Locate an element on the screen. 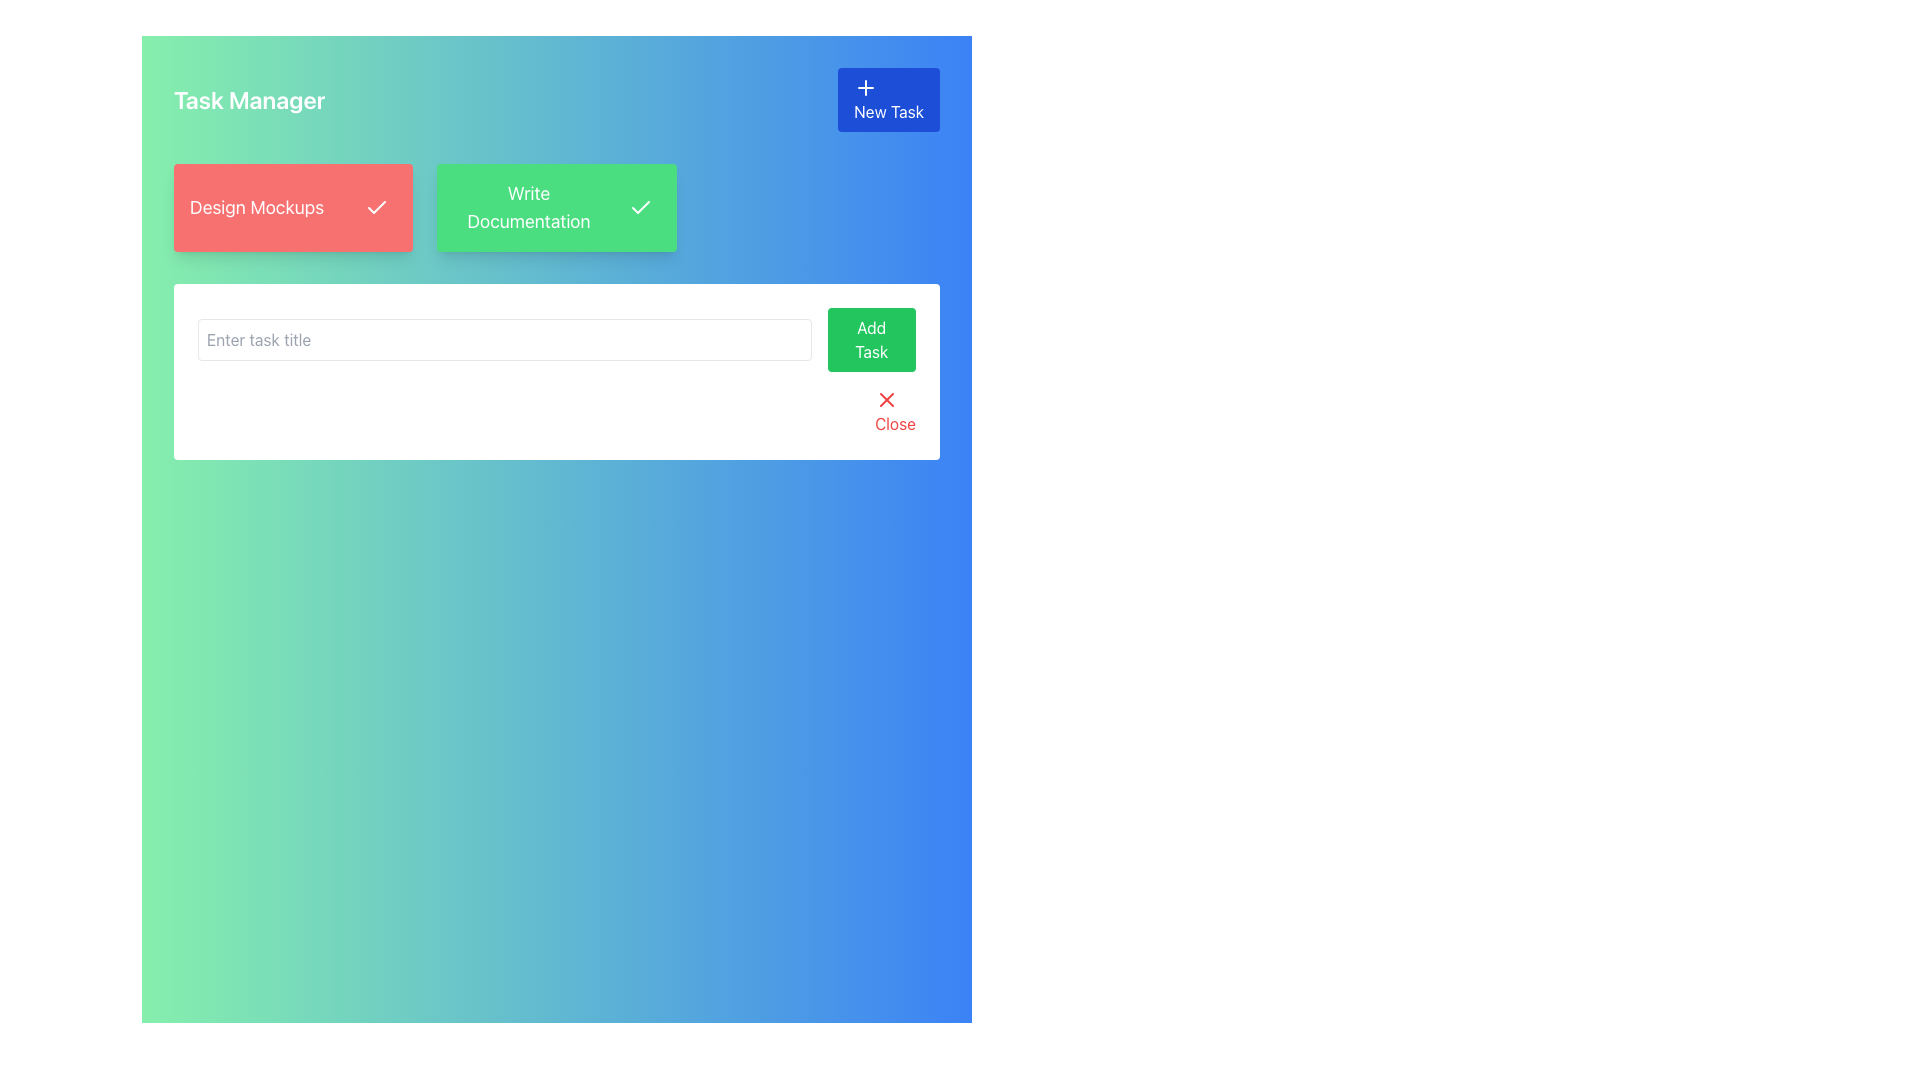 The width and height of the screenshot is (1920, 1080). the button in the top-right corner of the application, adjacent to the 'Task Manager' text, to initiate the creation of a new task is located at coordinates (887, 100).